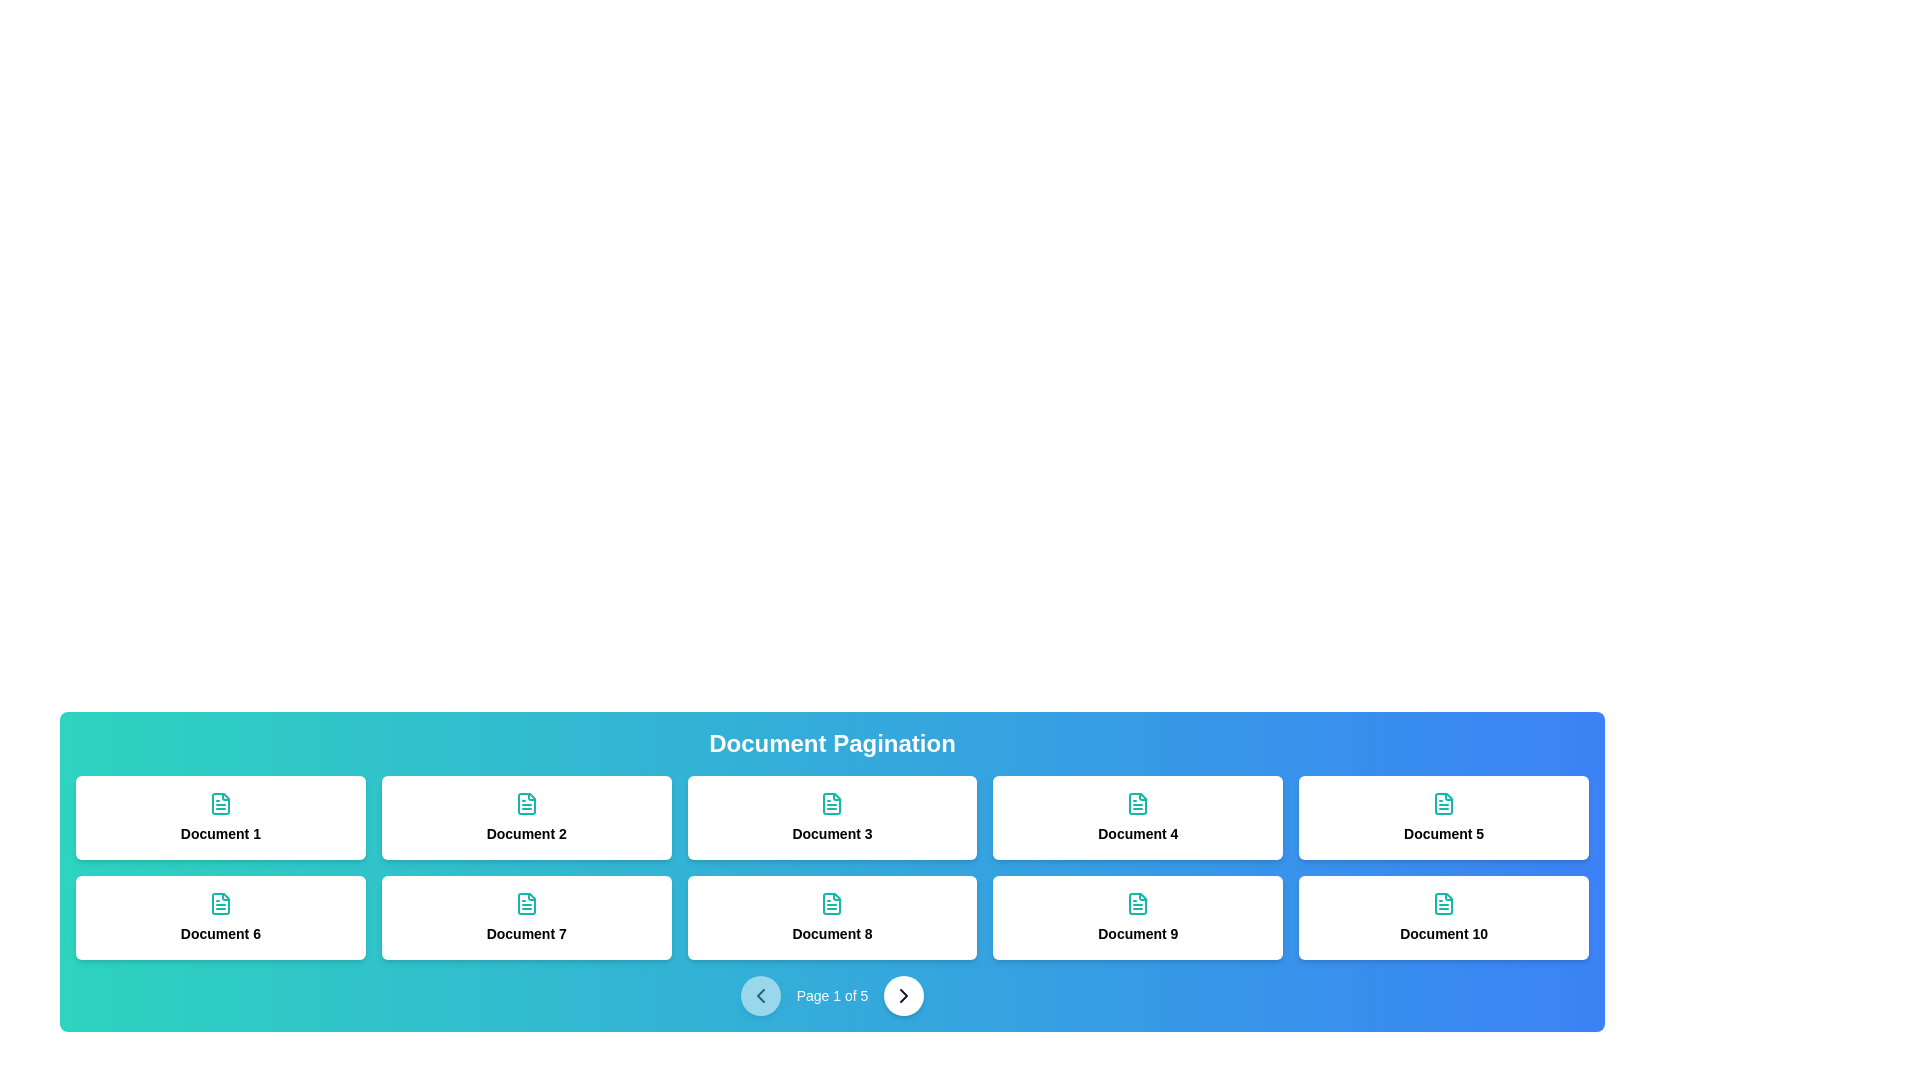 This screenshot has width=1920, height=1080. Describe the element at coordinates (832, 802) in the screenshot. I see `the teal document icon located in the card labeled 'Document 3' in the first row, third column of the grid layout` at that location.